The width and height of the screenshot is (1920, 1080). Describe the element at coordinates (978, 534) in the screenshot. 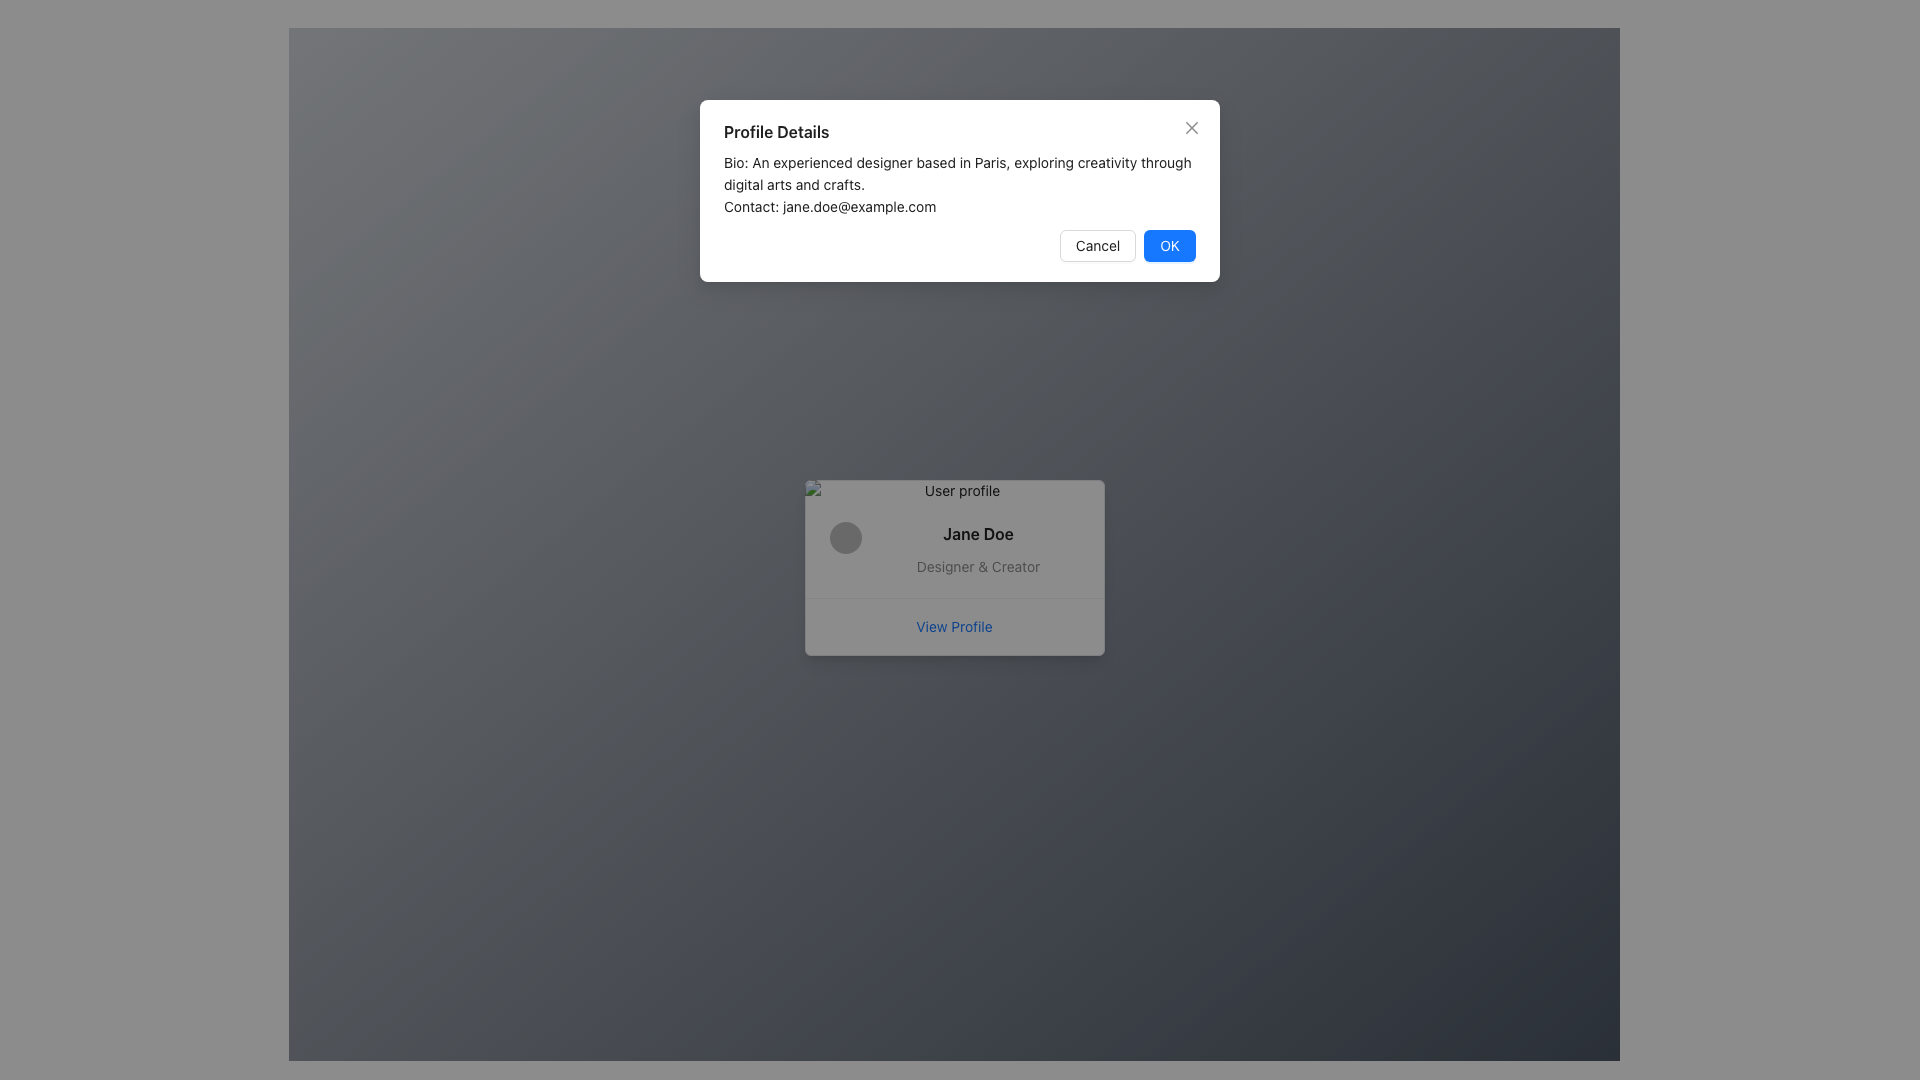

I see `the text label displaying 'Jane Doe'` at that location.